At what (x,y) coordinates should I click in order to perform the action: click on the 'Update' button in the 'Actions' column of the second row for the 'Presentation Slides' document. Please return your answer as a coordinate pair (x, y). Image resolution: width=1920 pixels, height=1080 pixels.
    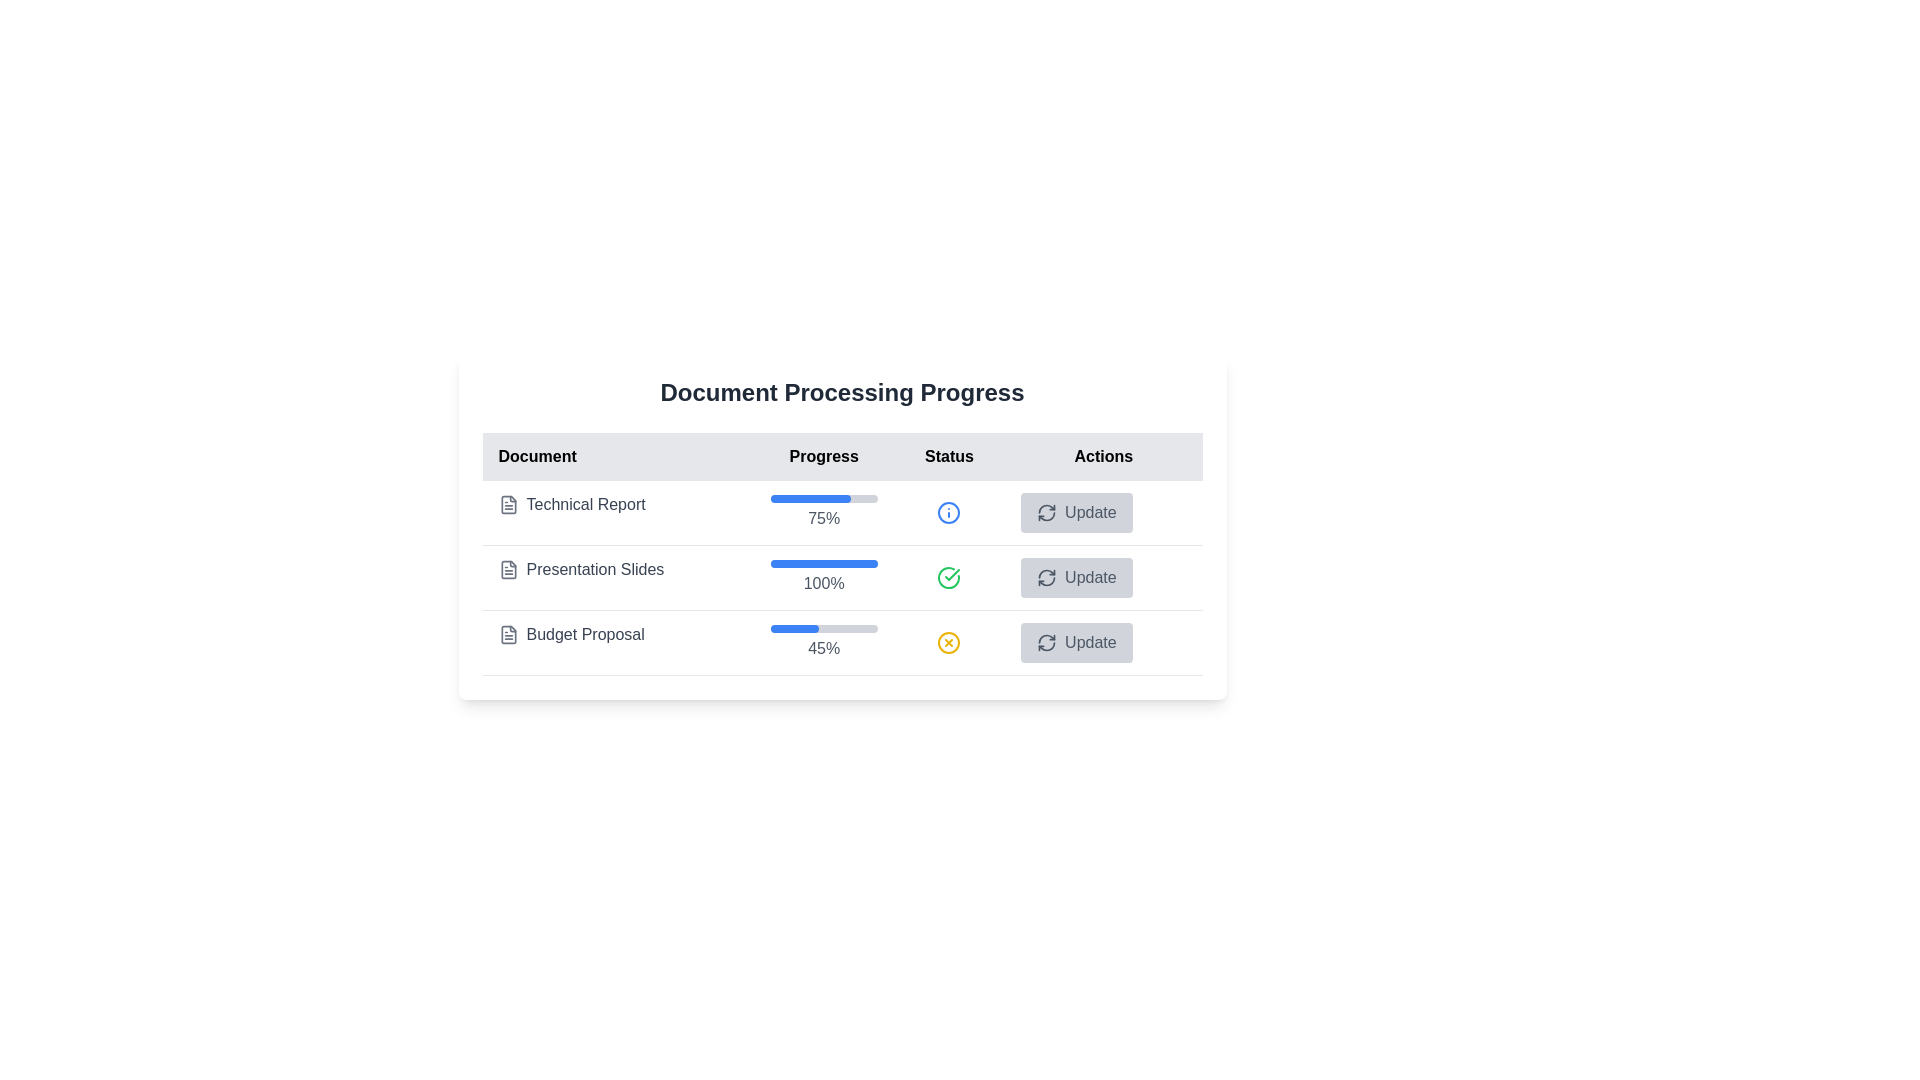
    Looking at the image, I should click on (1075, 578).